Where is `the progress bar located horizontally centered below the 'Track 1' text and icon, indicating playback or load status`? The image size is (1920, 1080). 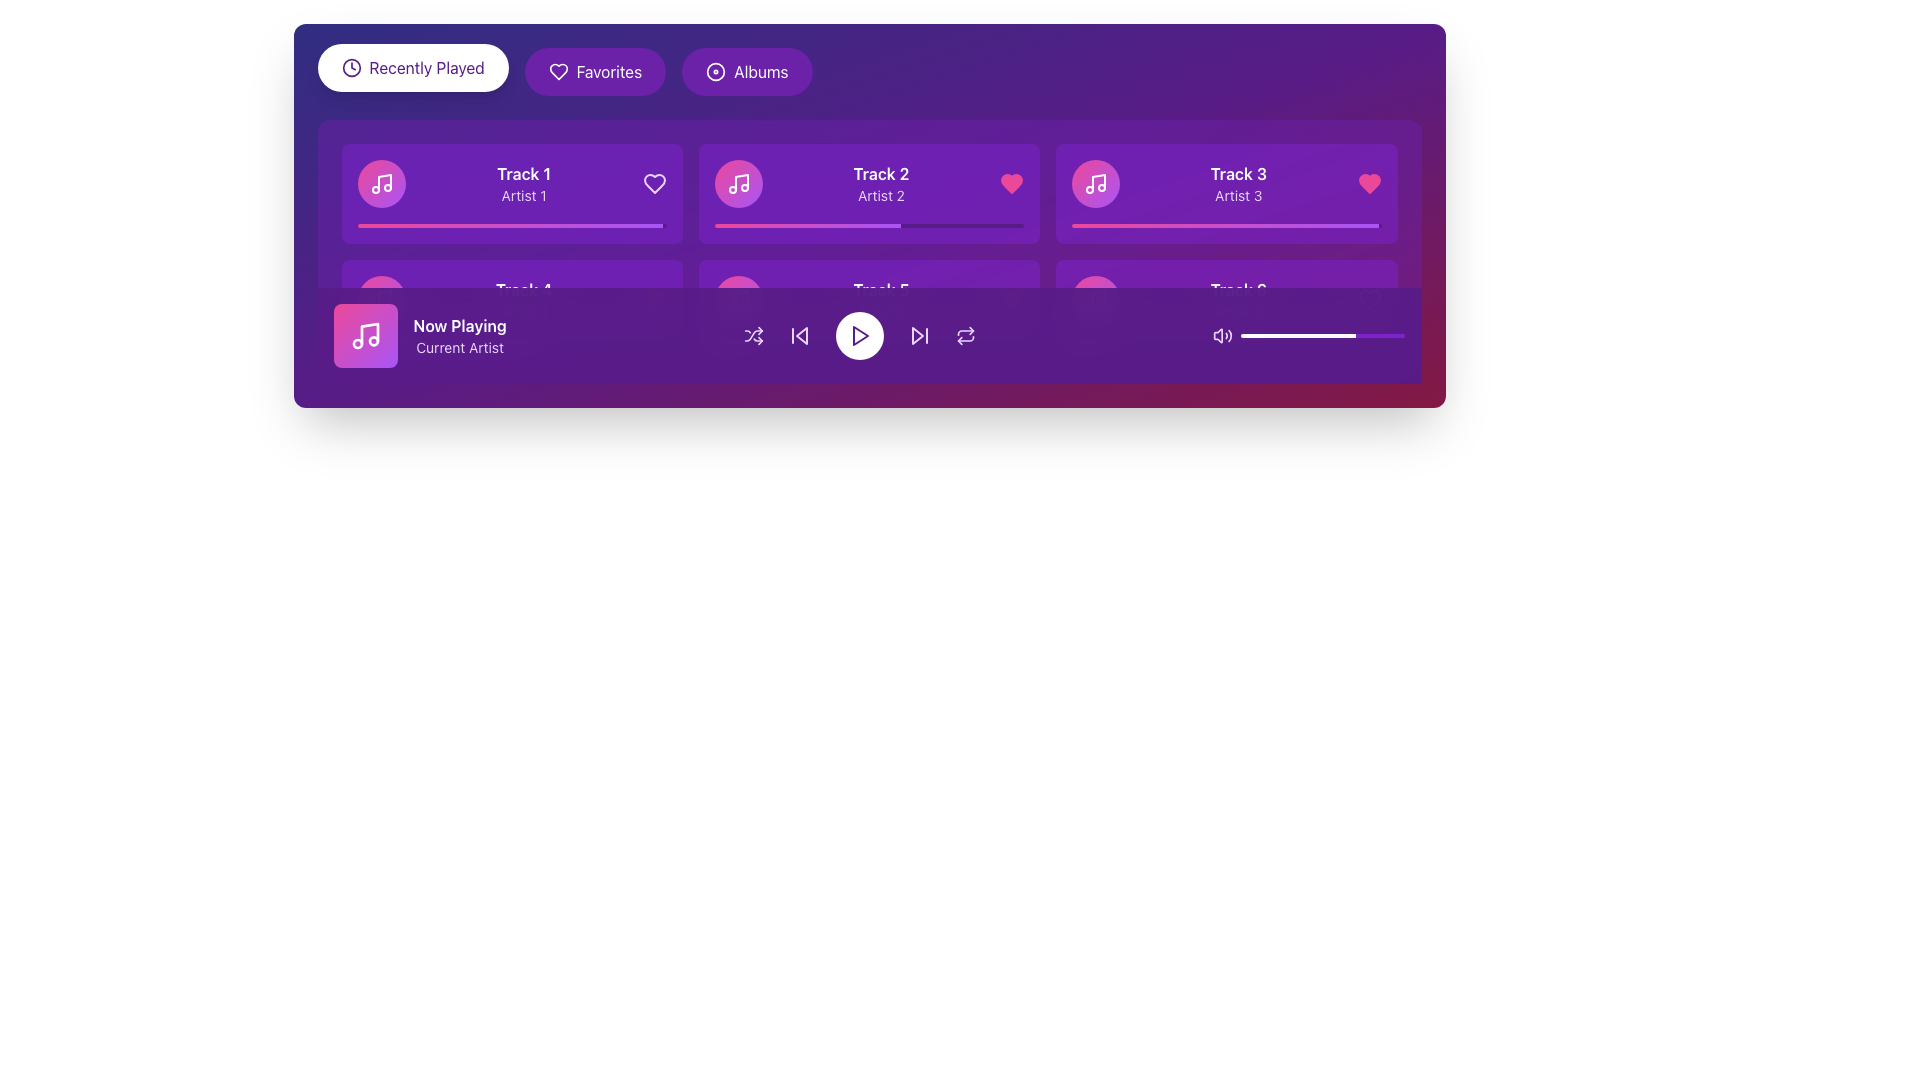 the progress bar located horizontally centered below the 'Track 1' text and icon, indicating playback or load status is located at coordinates (509, 225).